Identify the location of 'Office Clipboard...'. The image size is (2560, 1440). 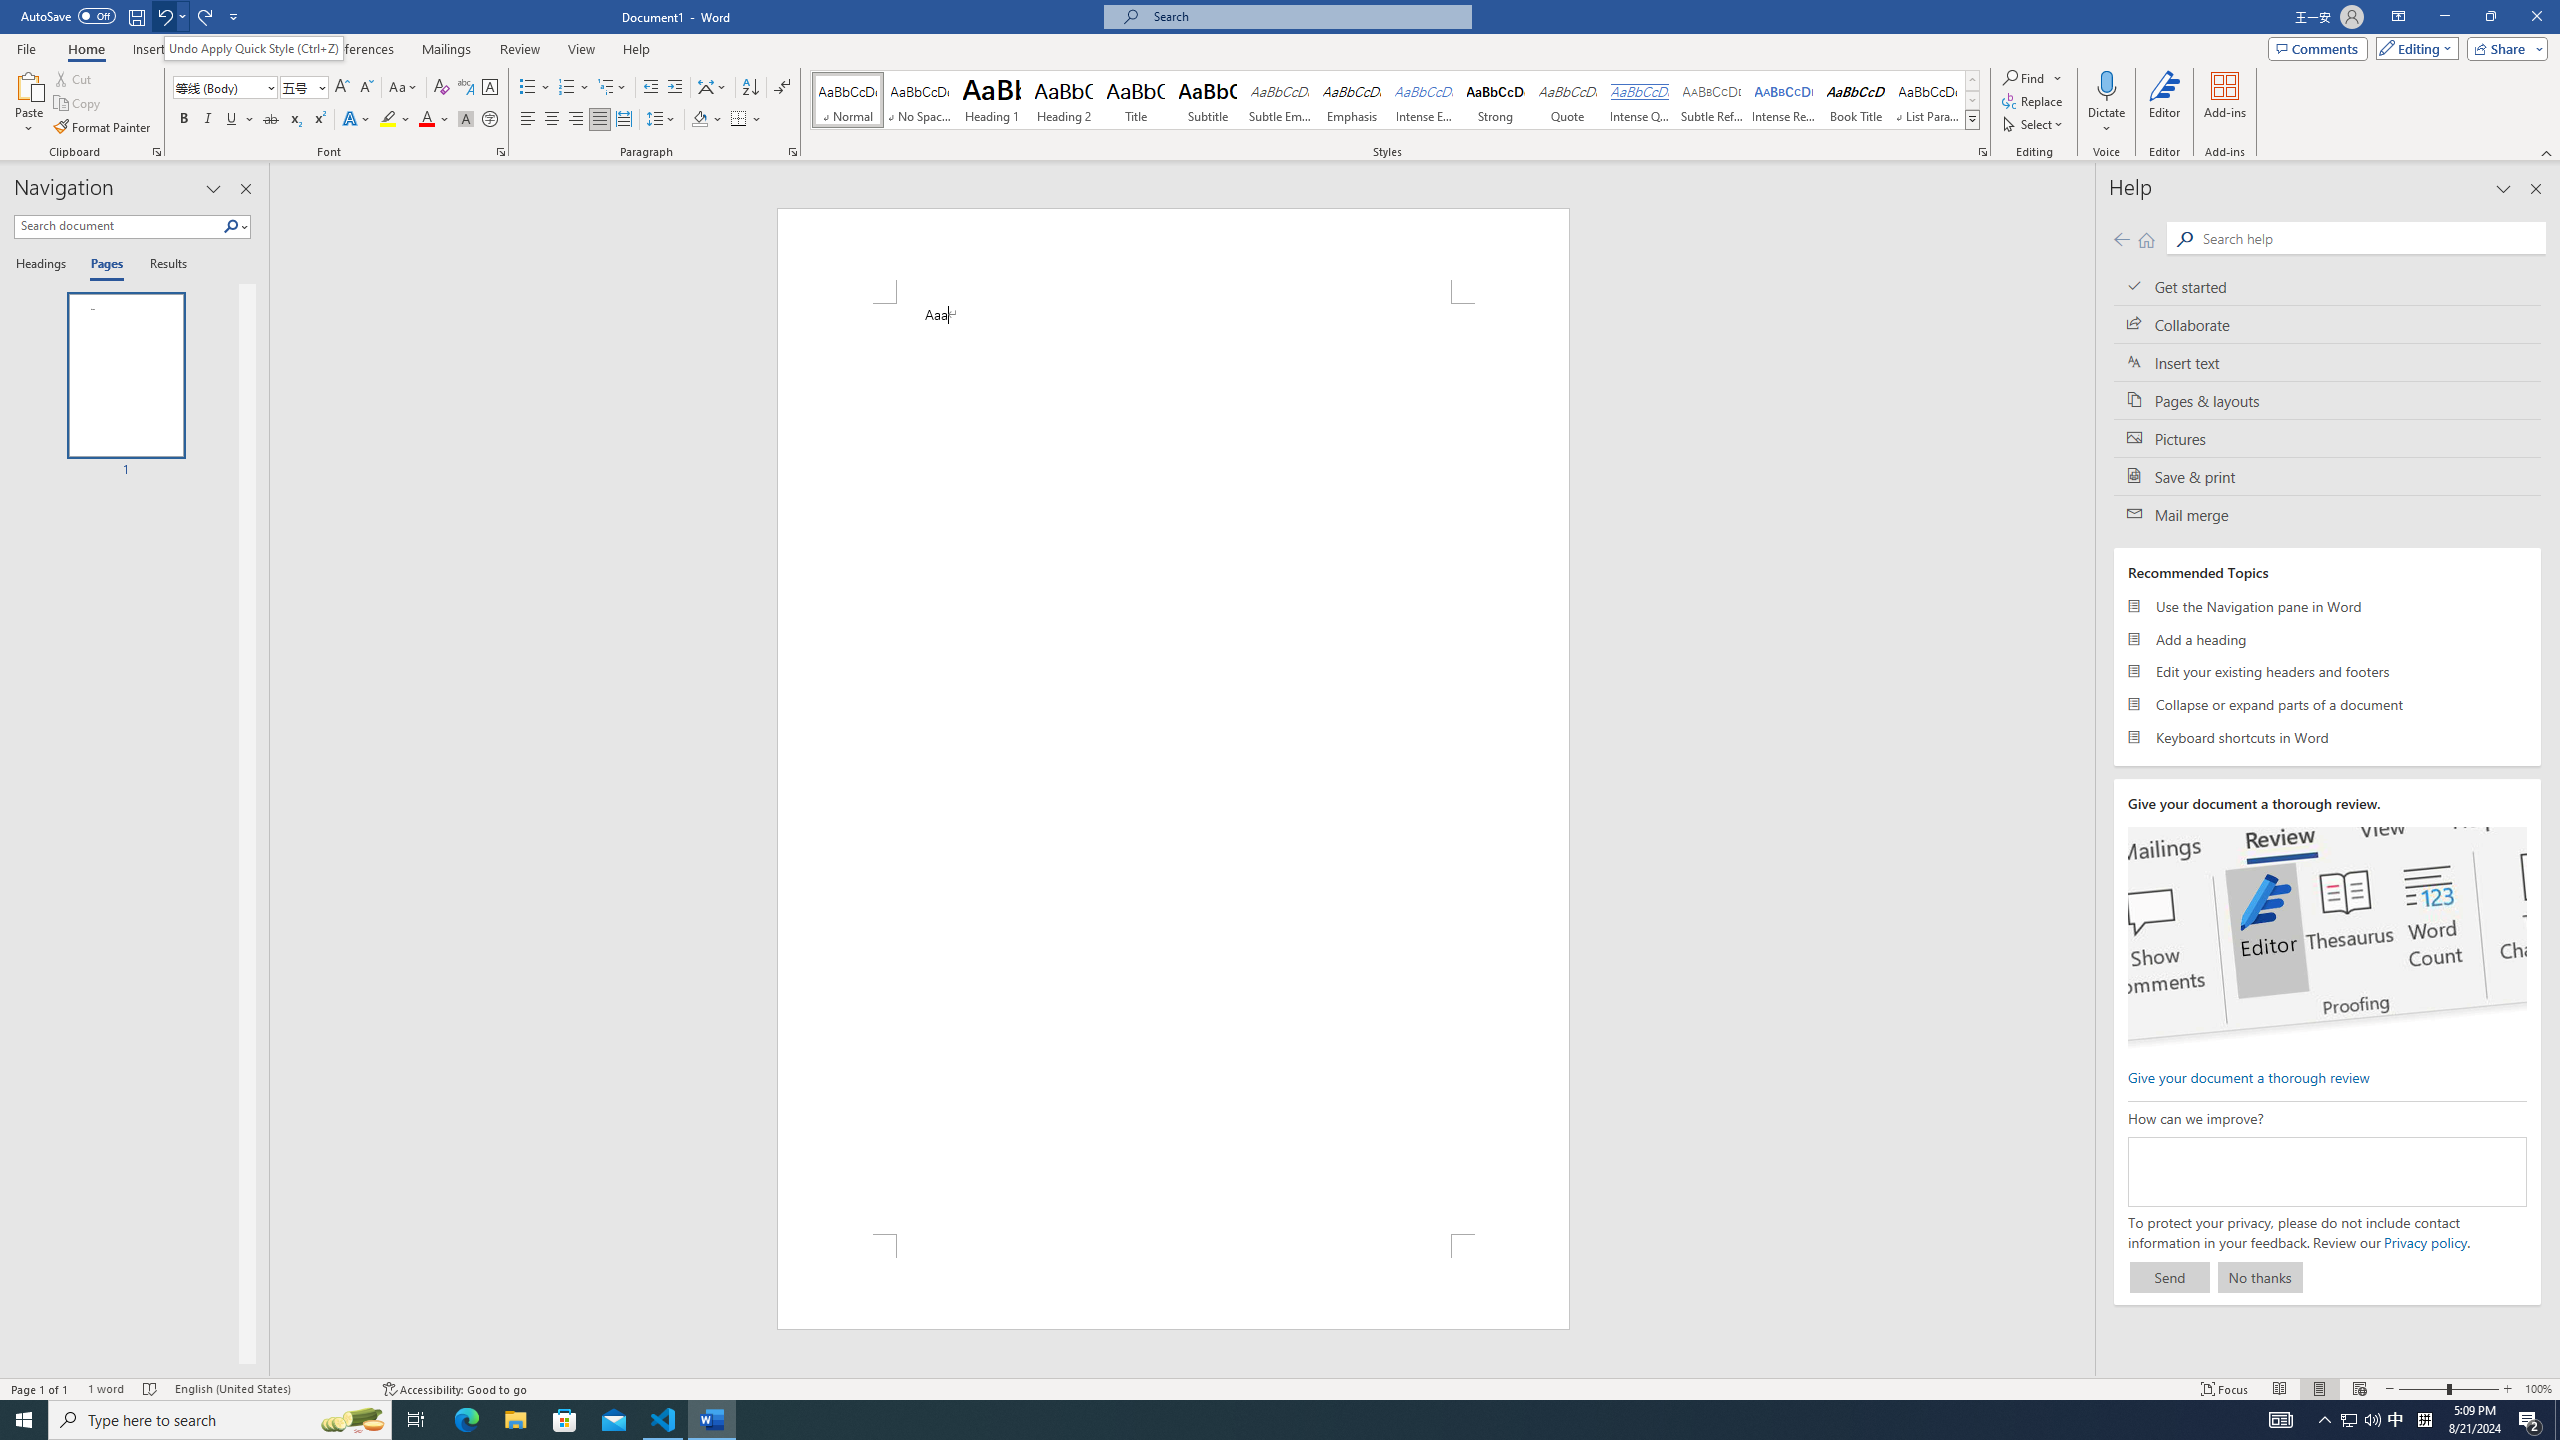
(155, 150).